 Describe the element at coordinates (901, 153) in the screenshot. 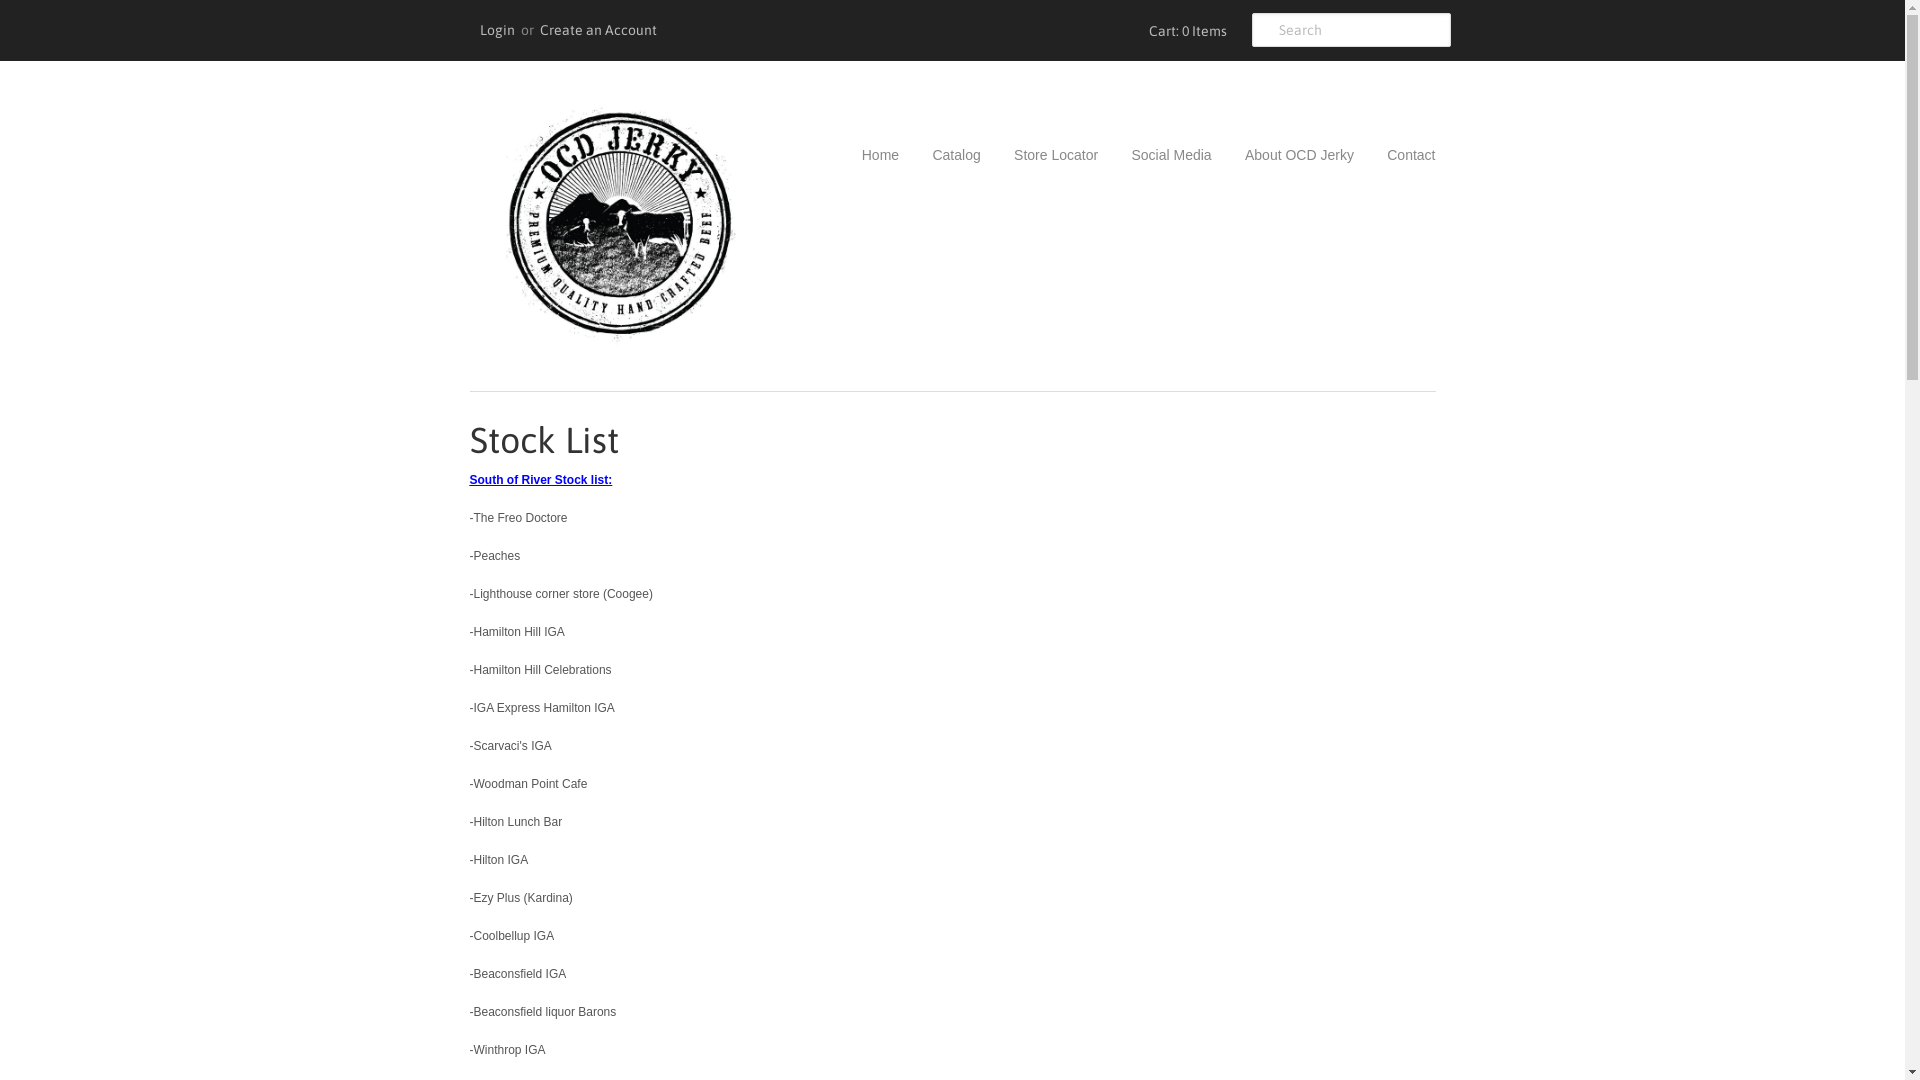

I see `'Catalog'` at that location.